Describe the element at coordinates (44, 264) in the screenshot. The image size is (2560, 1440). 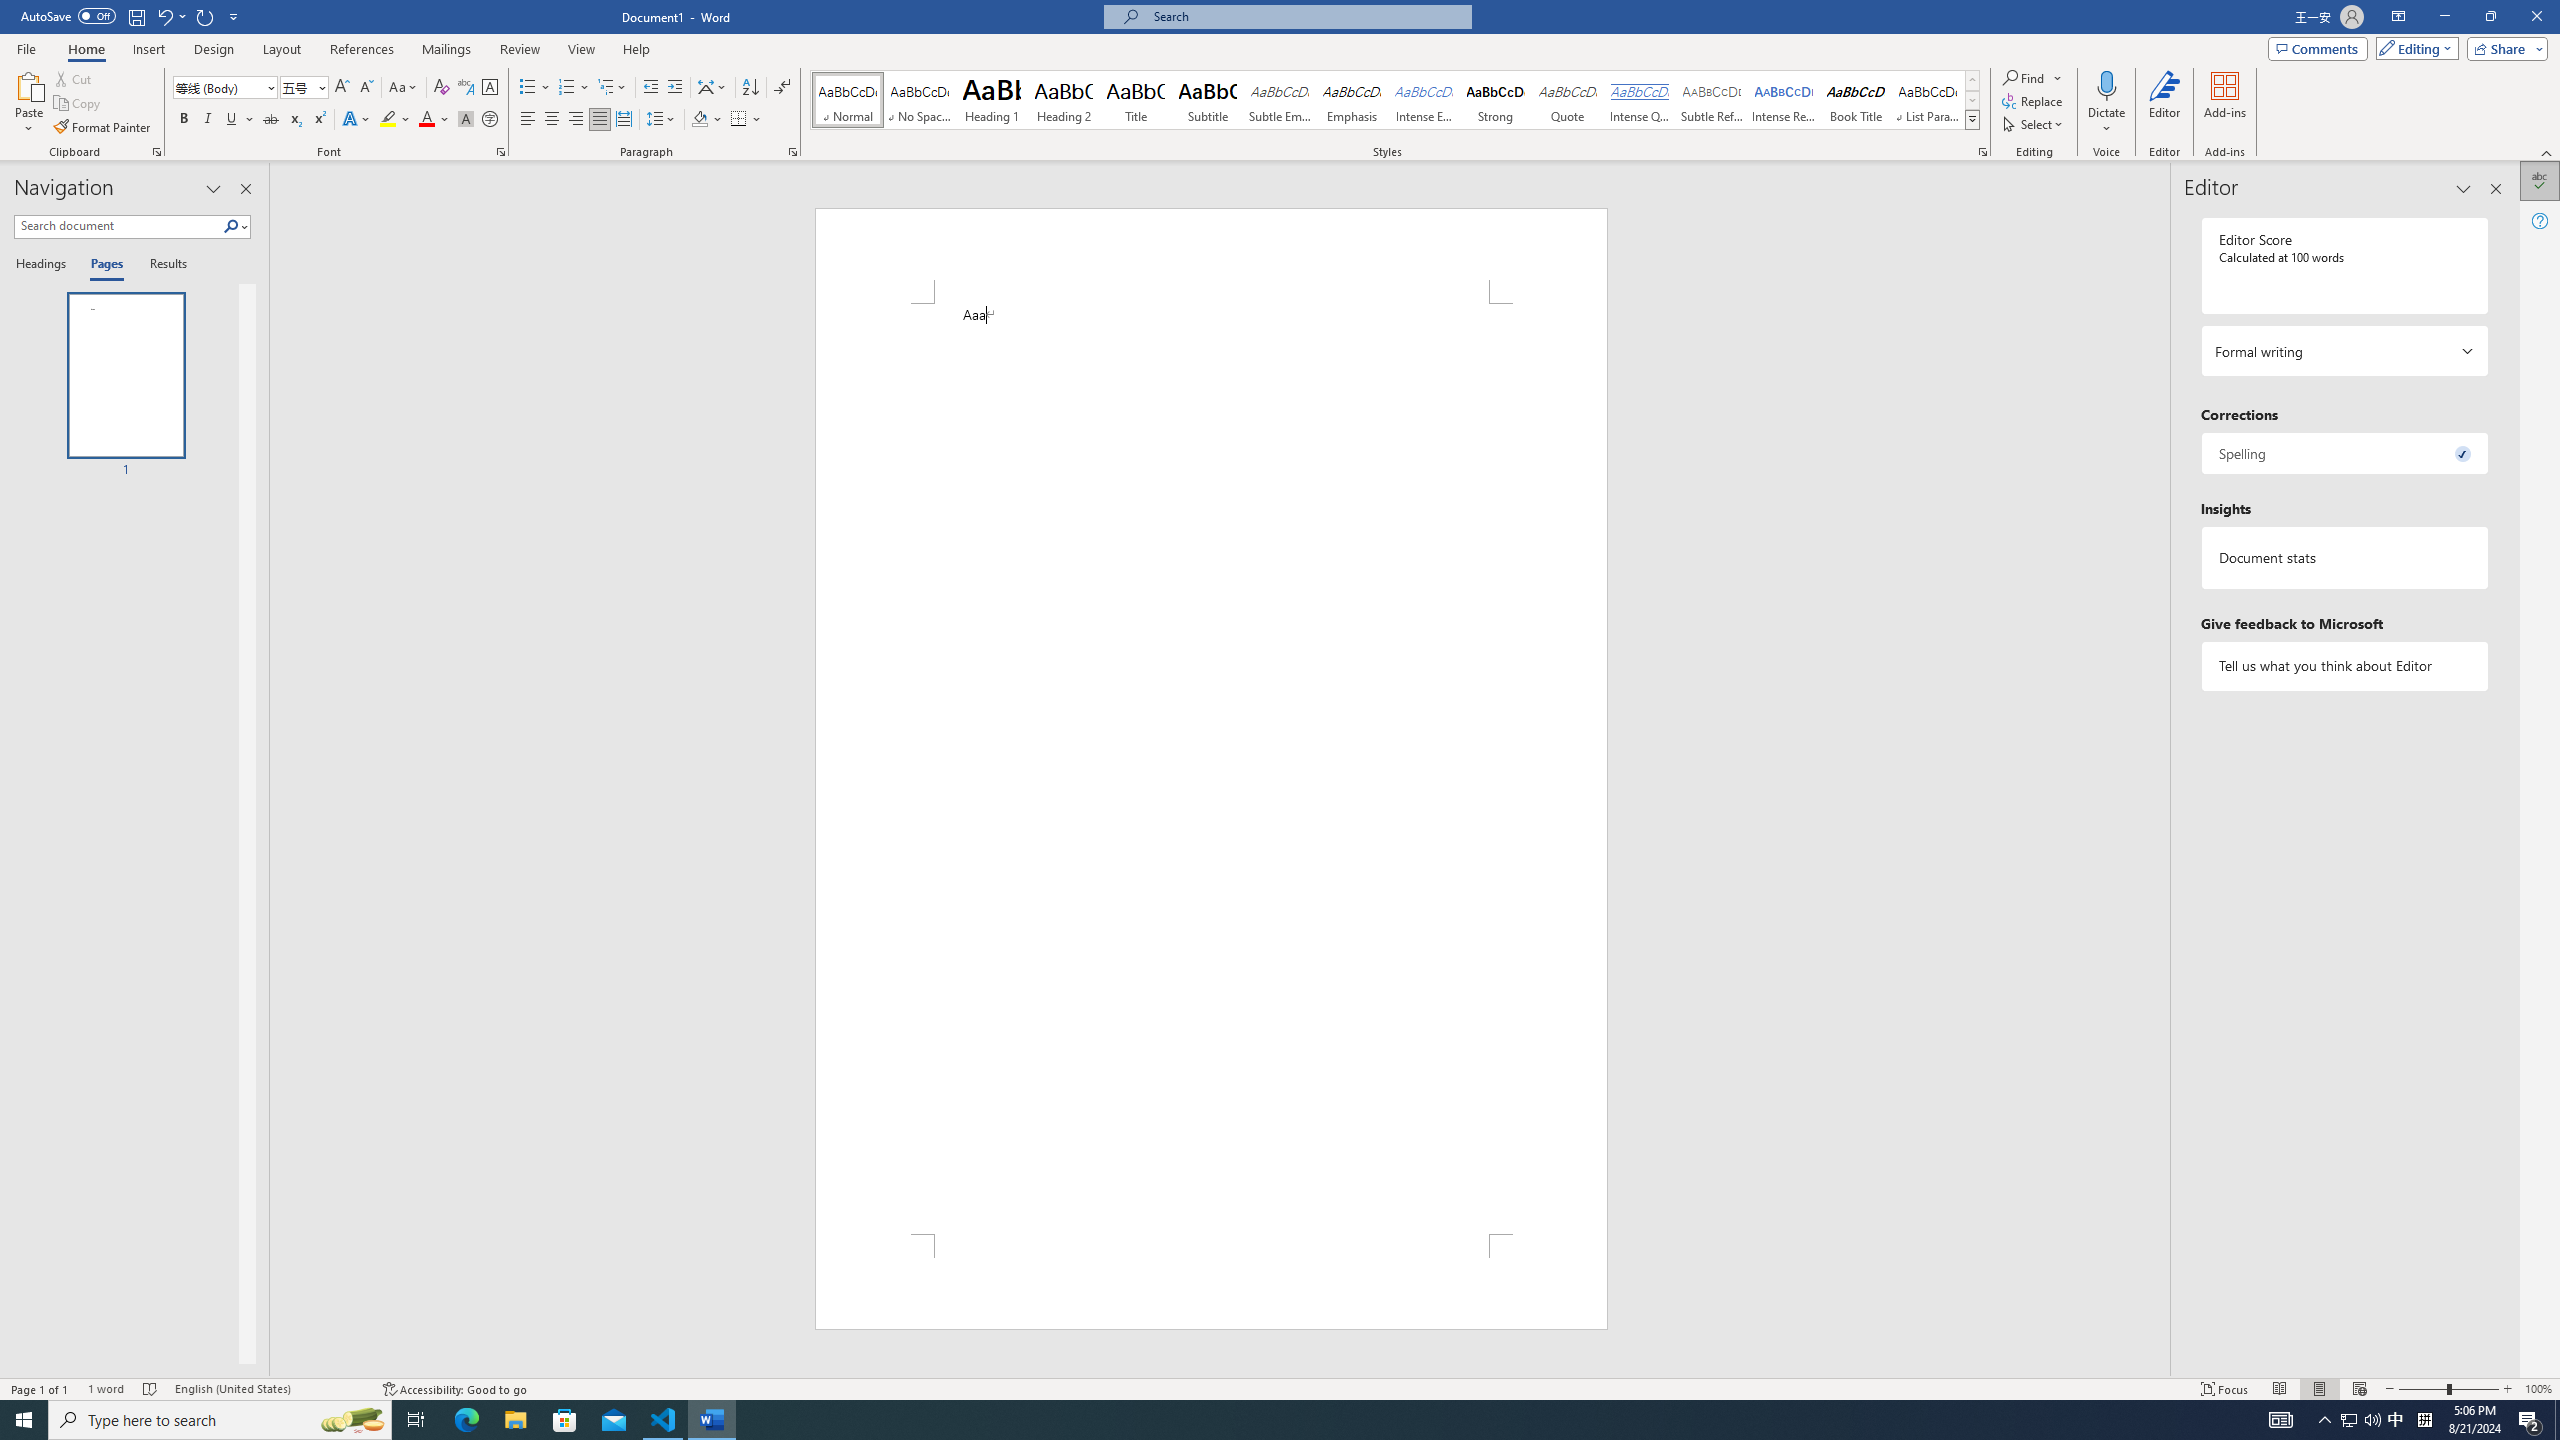
I see `'Headings'` at that location.